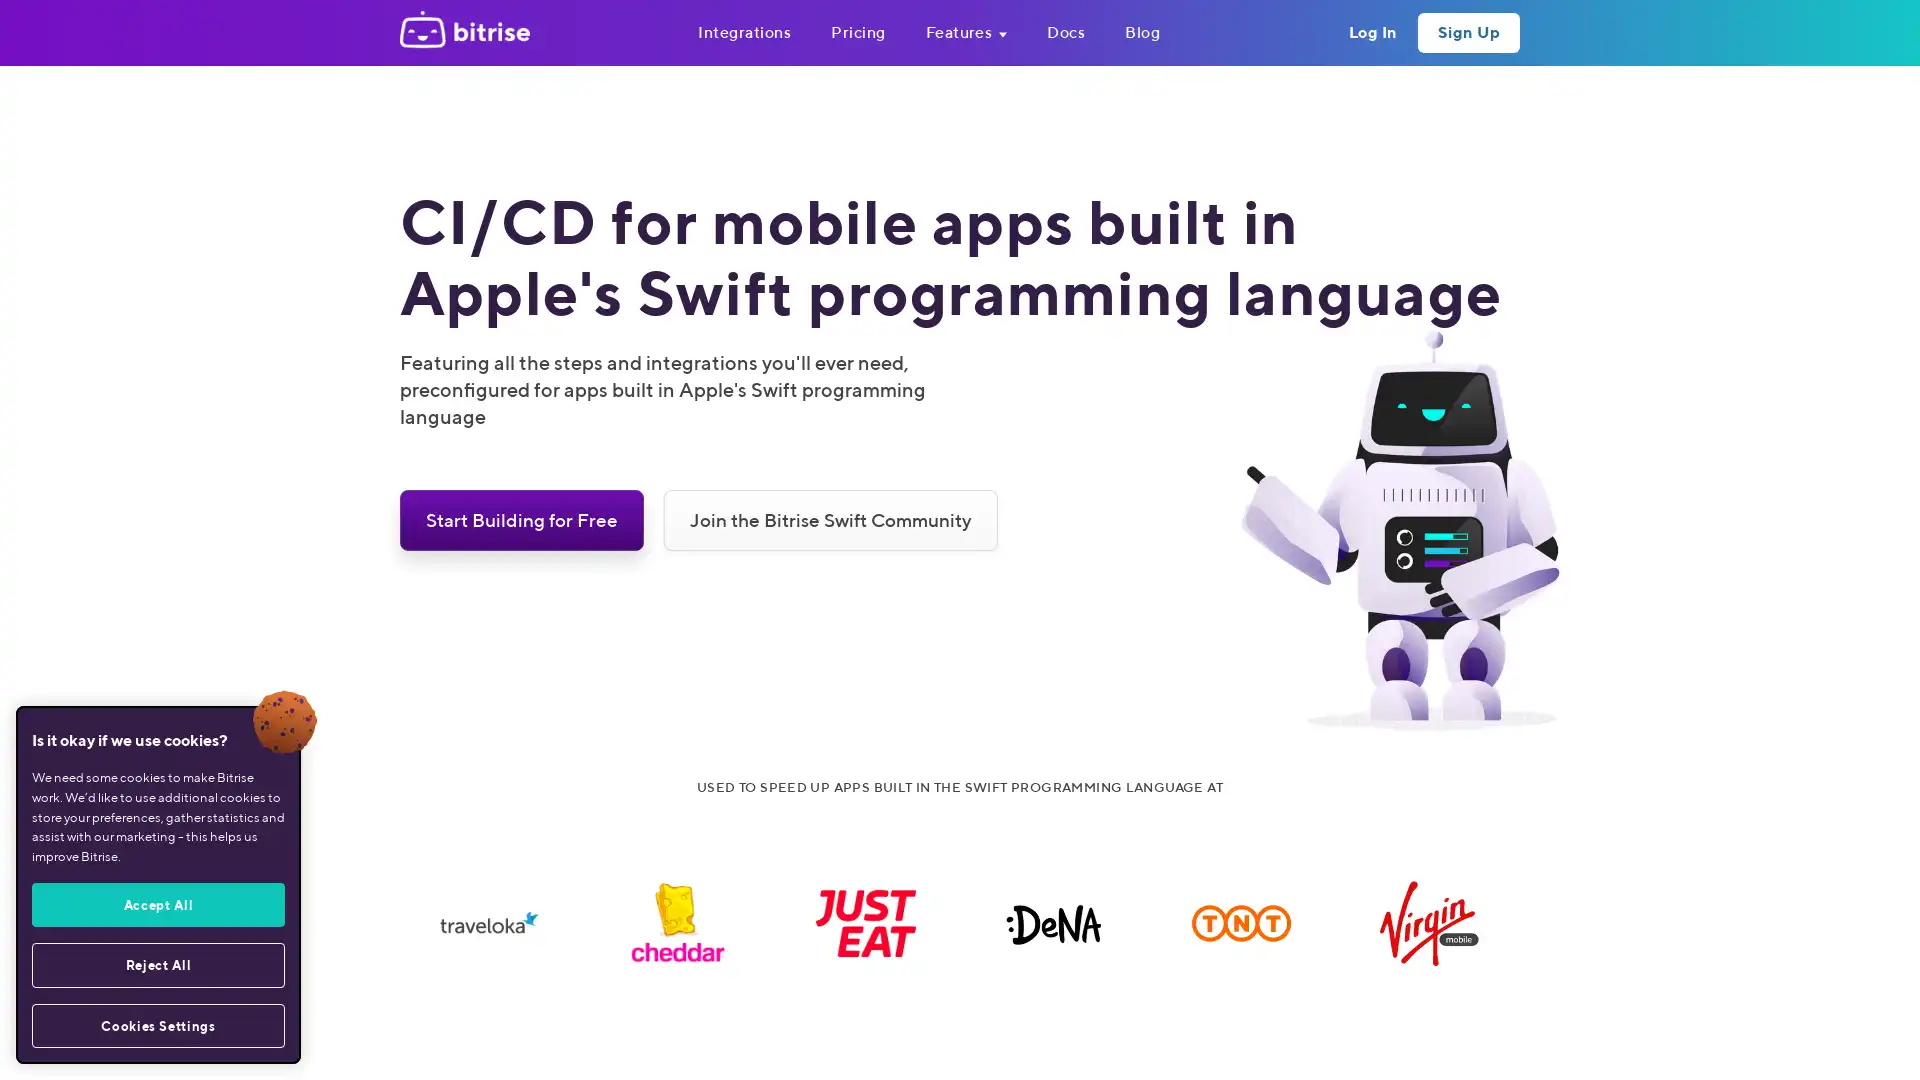 Image resolution: width=1920 pixels, height=1080 pixels. I want to click on Cookies Settings, so click(157, 1025).